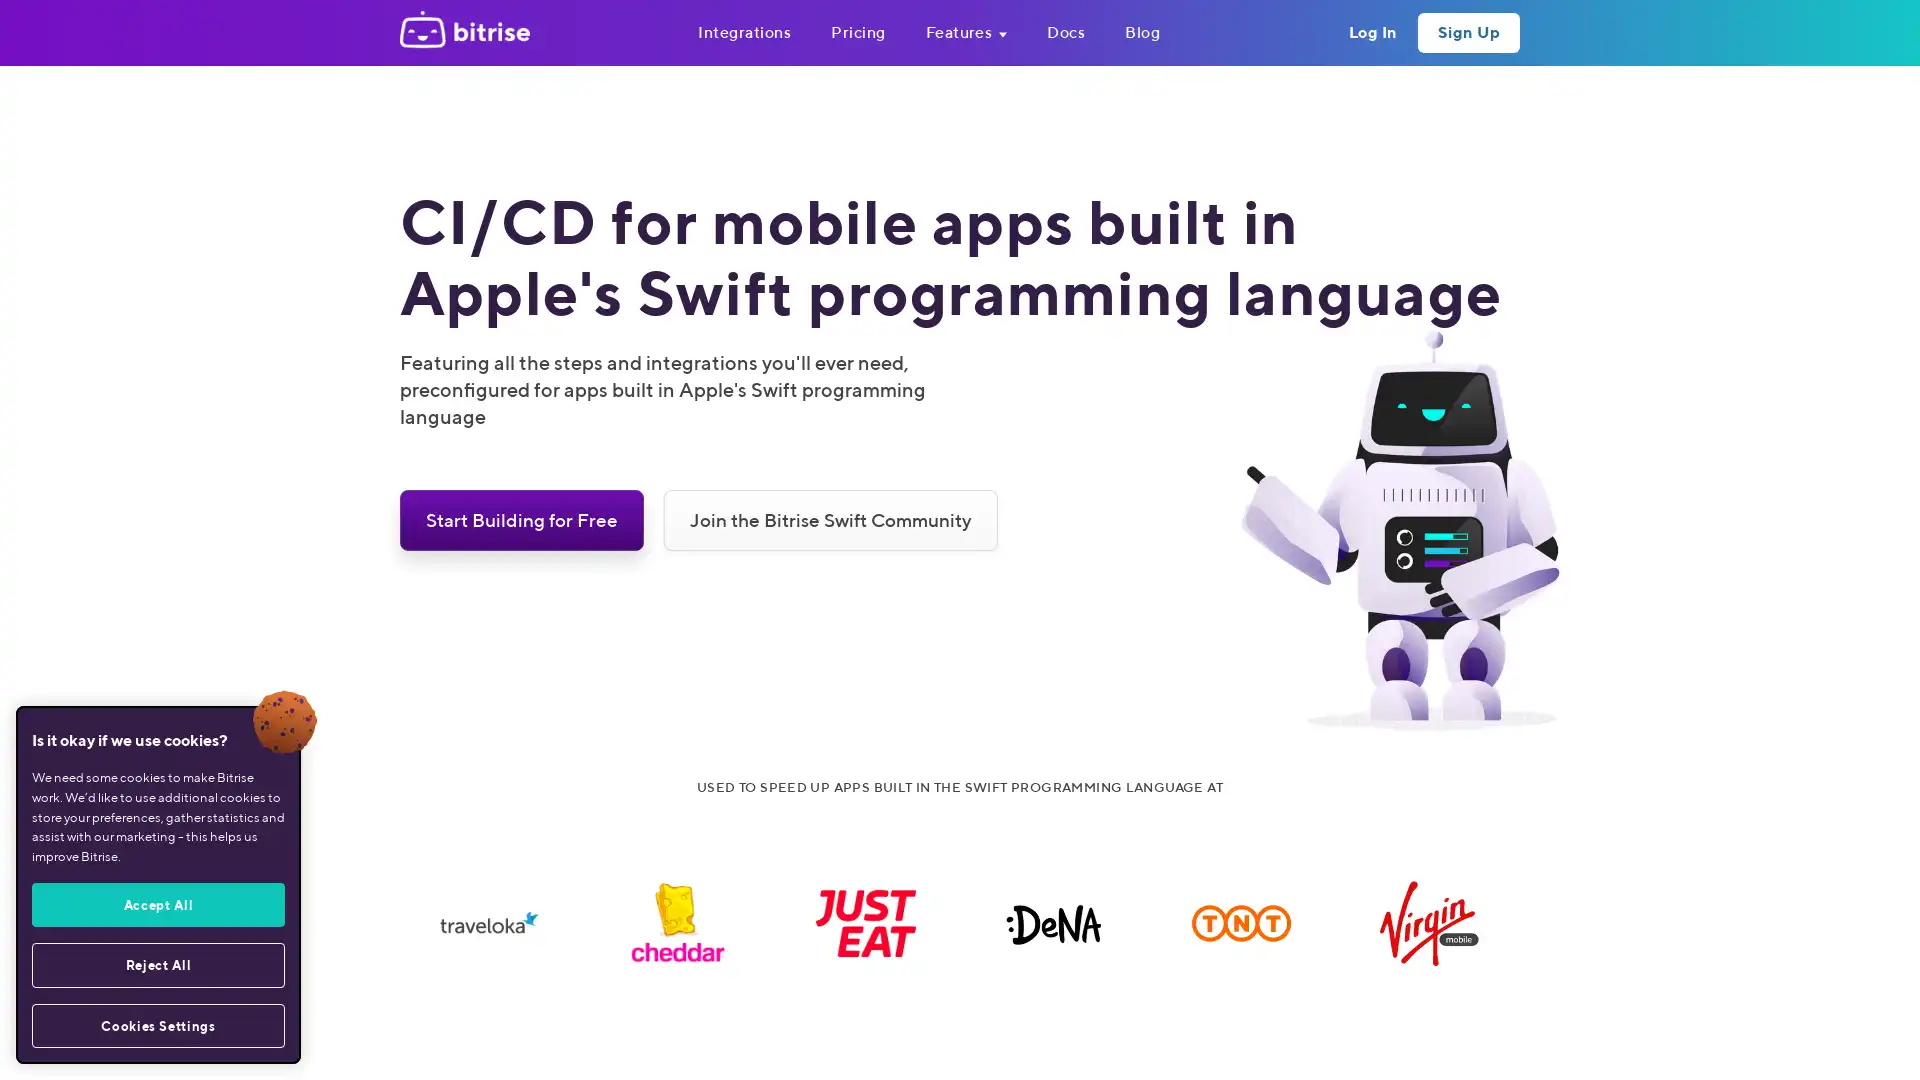 Image resolution: width=1920 pixels, height=1080 pixels. I want to click on Cookies Settings, so click(157, 1025).